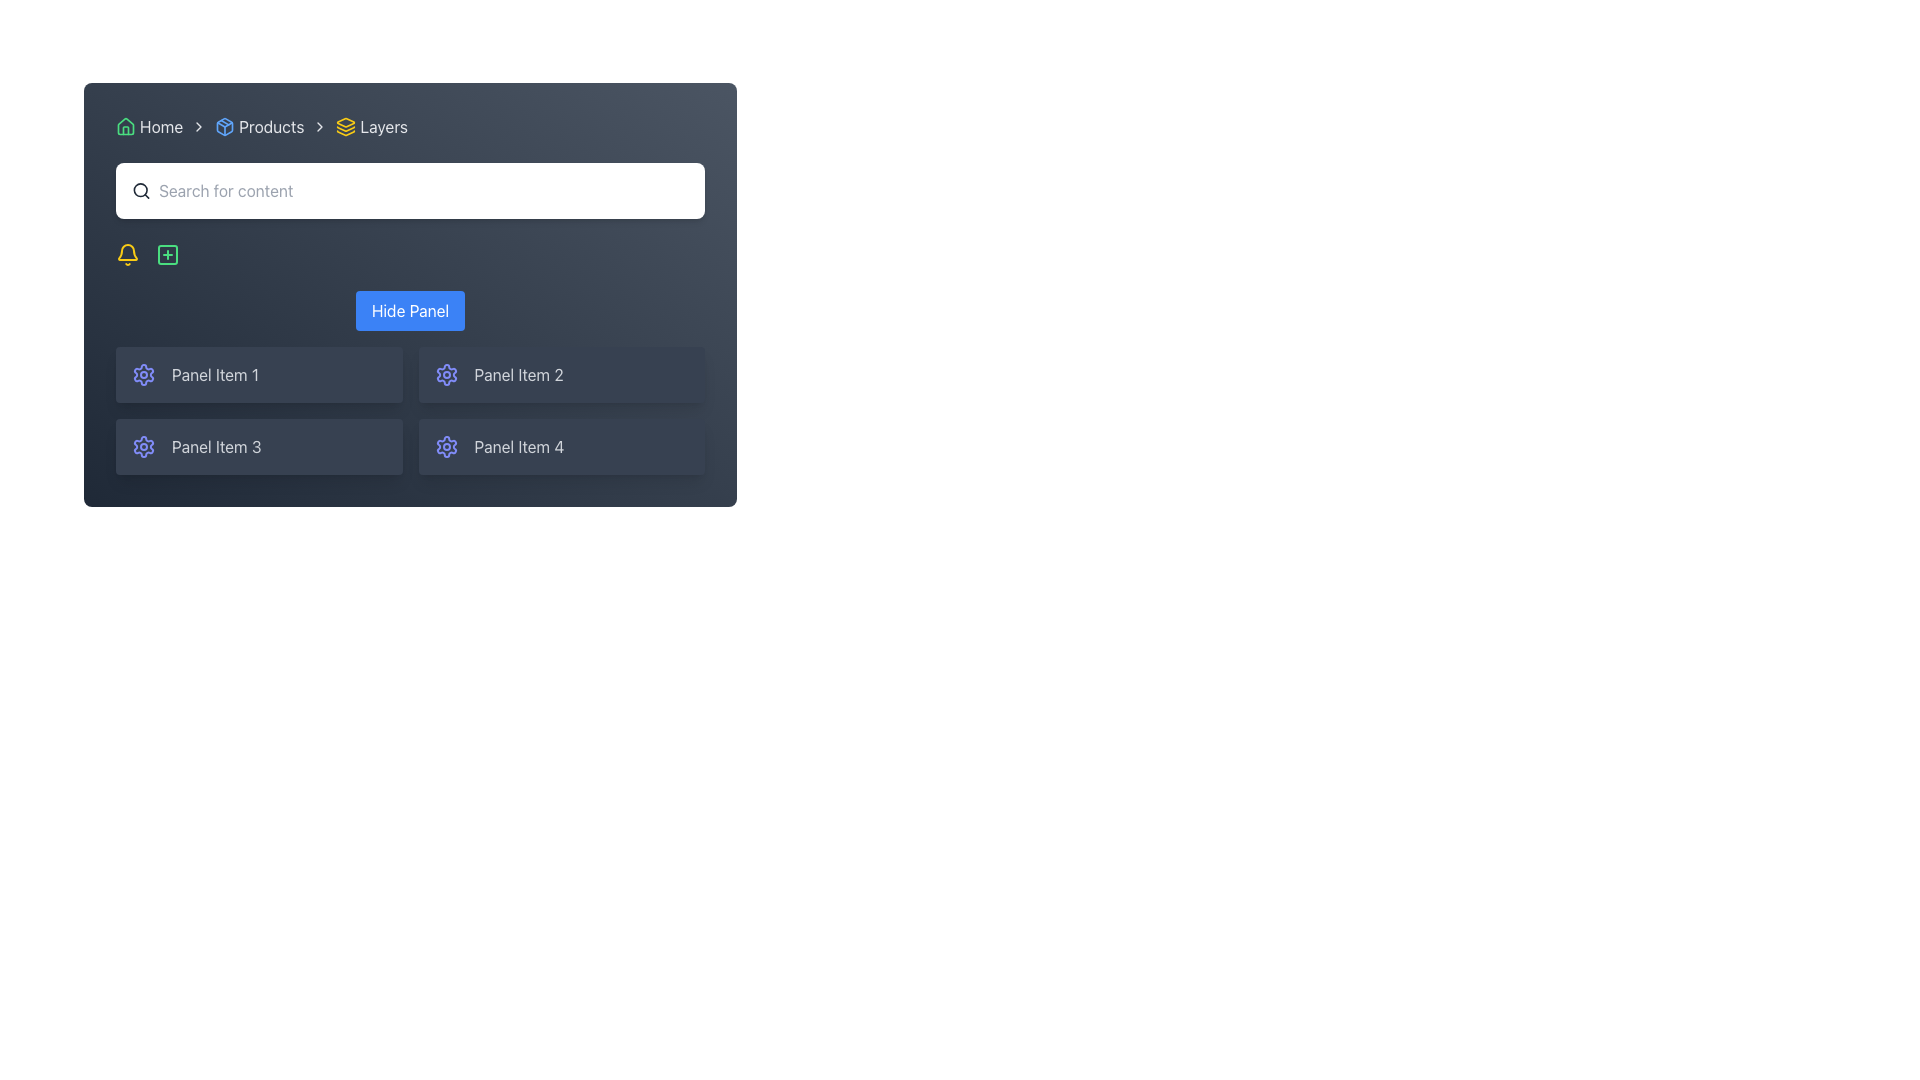  What do you see at coordinates (143, 374) in the screenshot?
I see `the settings icon located in the top-left corner of the panel, which represents configuration options` at bounding box center [143, 374].